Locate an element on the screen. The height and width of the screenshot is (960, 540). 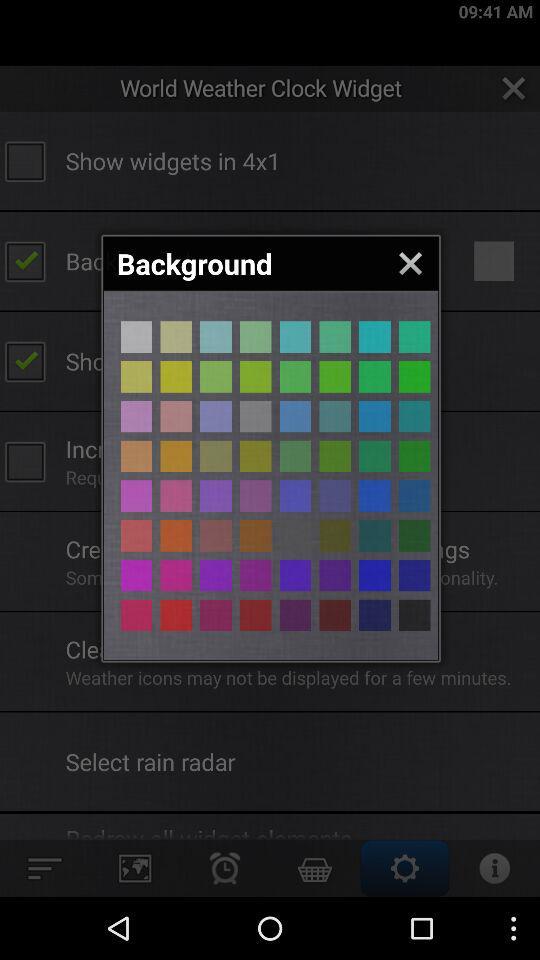
purple background is located at coordinates (176, 415).